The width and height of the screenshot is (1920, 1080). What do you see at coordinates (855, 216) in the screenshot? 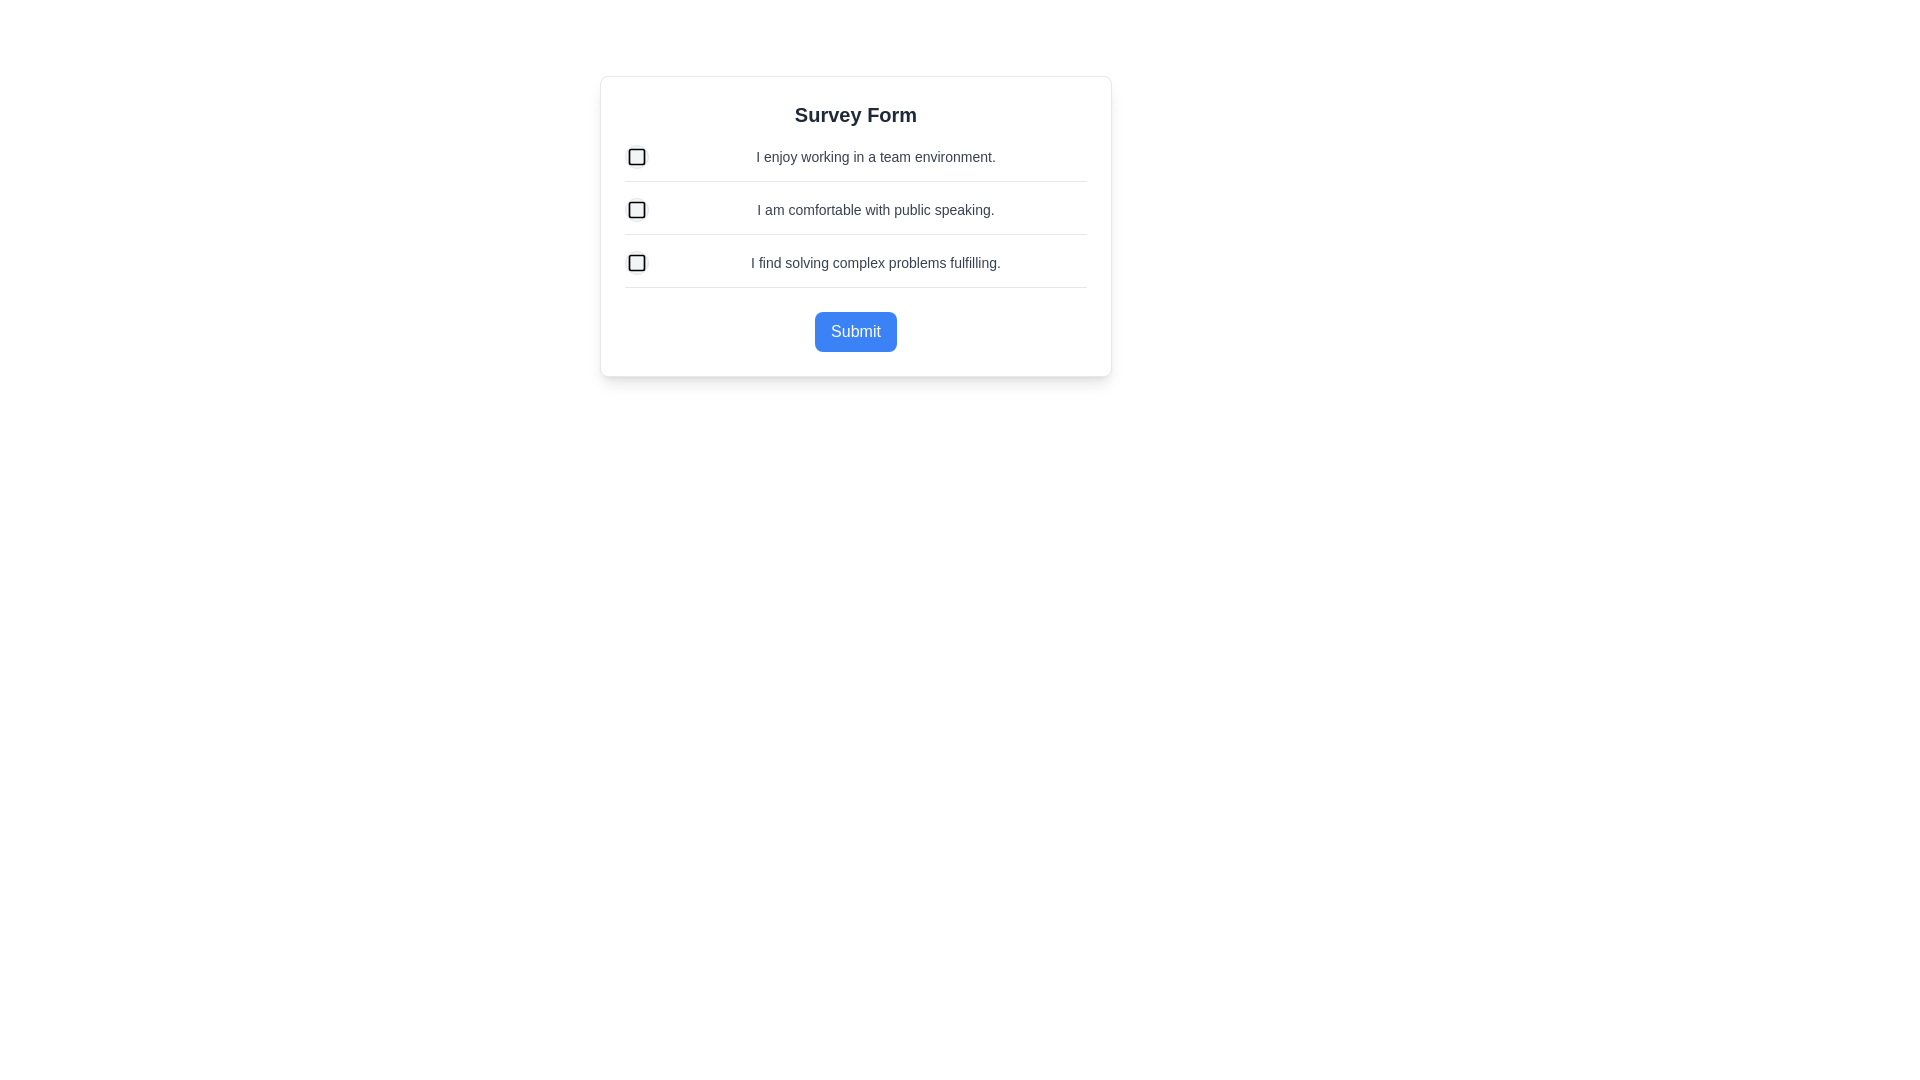
I see `the checkboxes in the Survey question section` at bounding box center [855, 216].